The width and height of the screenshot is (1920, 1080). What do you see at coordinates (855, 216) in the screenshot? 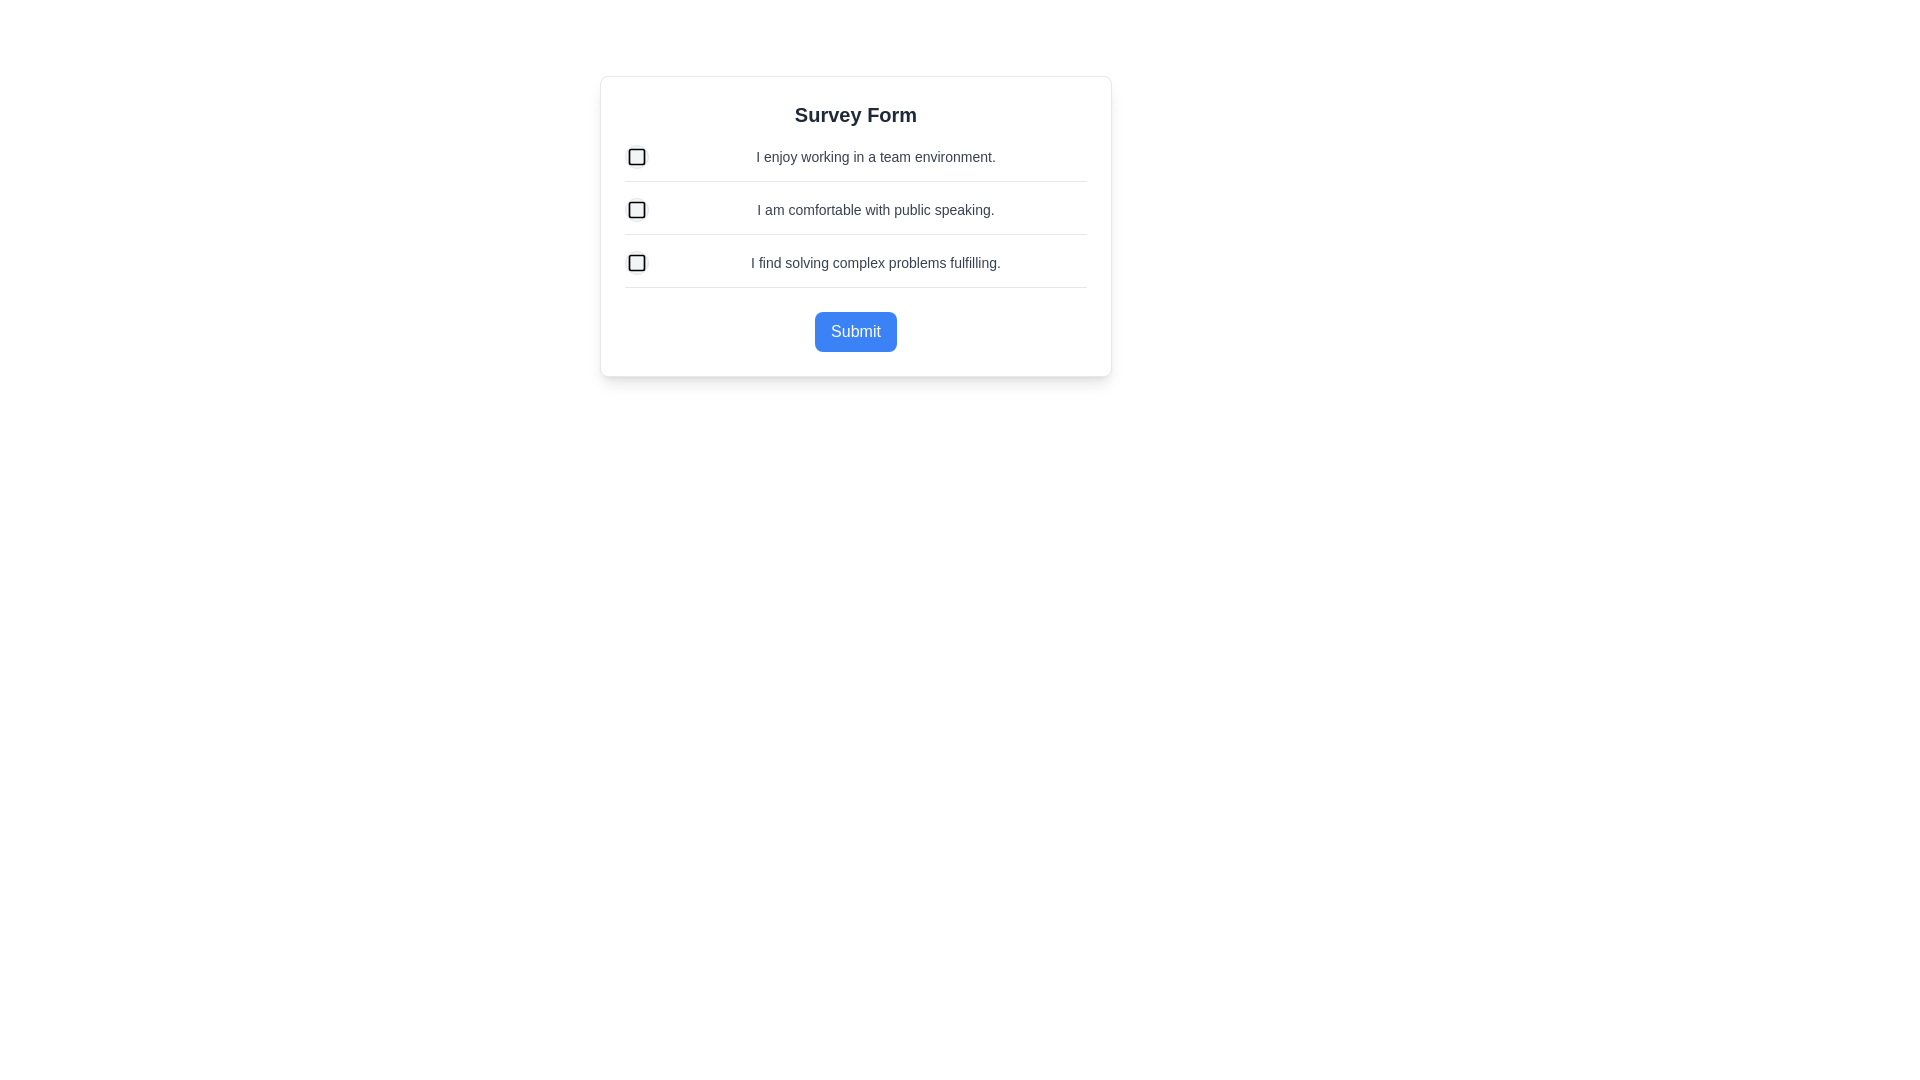
I see `the checkboxes in the Survey question section` at bounding box center [855, 216].